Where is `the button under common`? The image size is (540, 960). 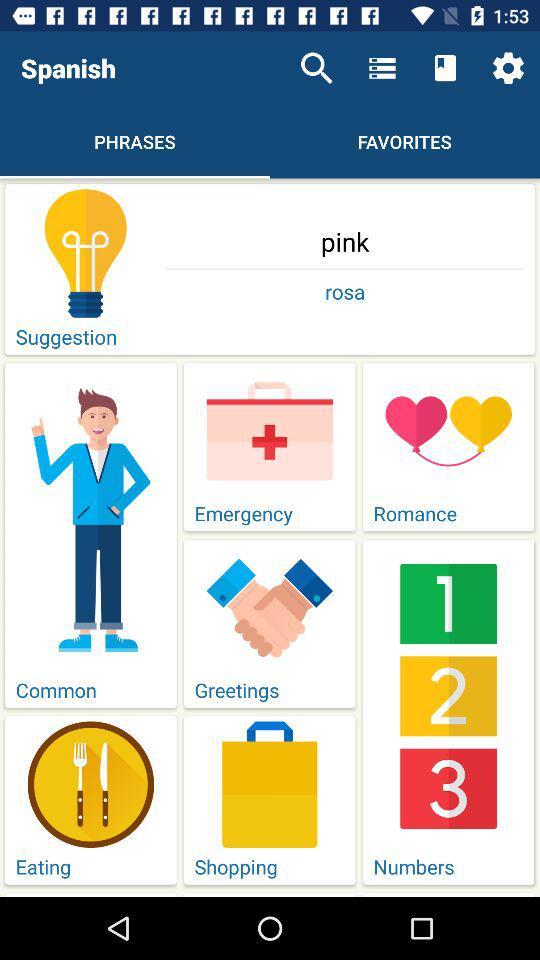
the button under common is located at coordinates (89, 800).